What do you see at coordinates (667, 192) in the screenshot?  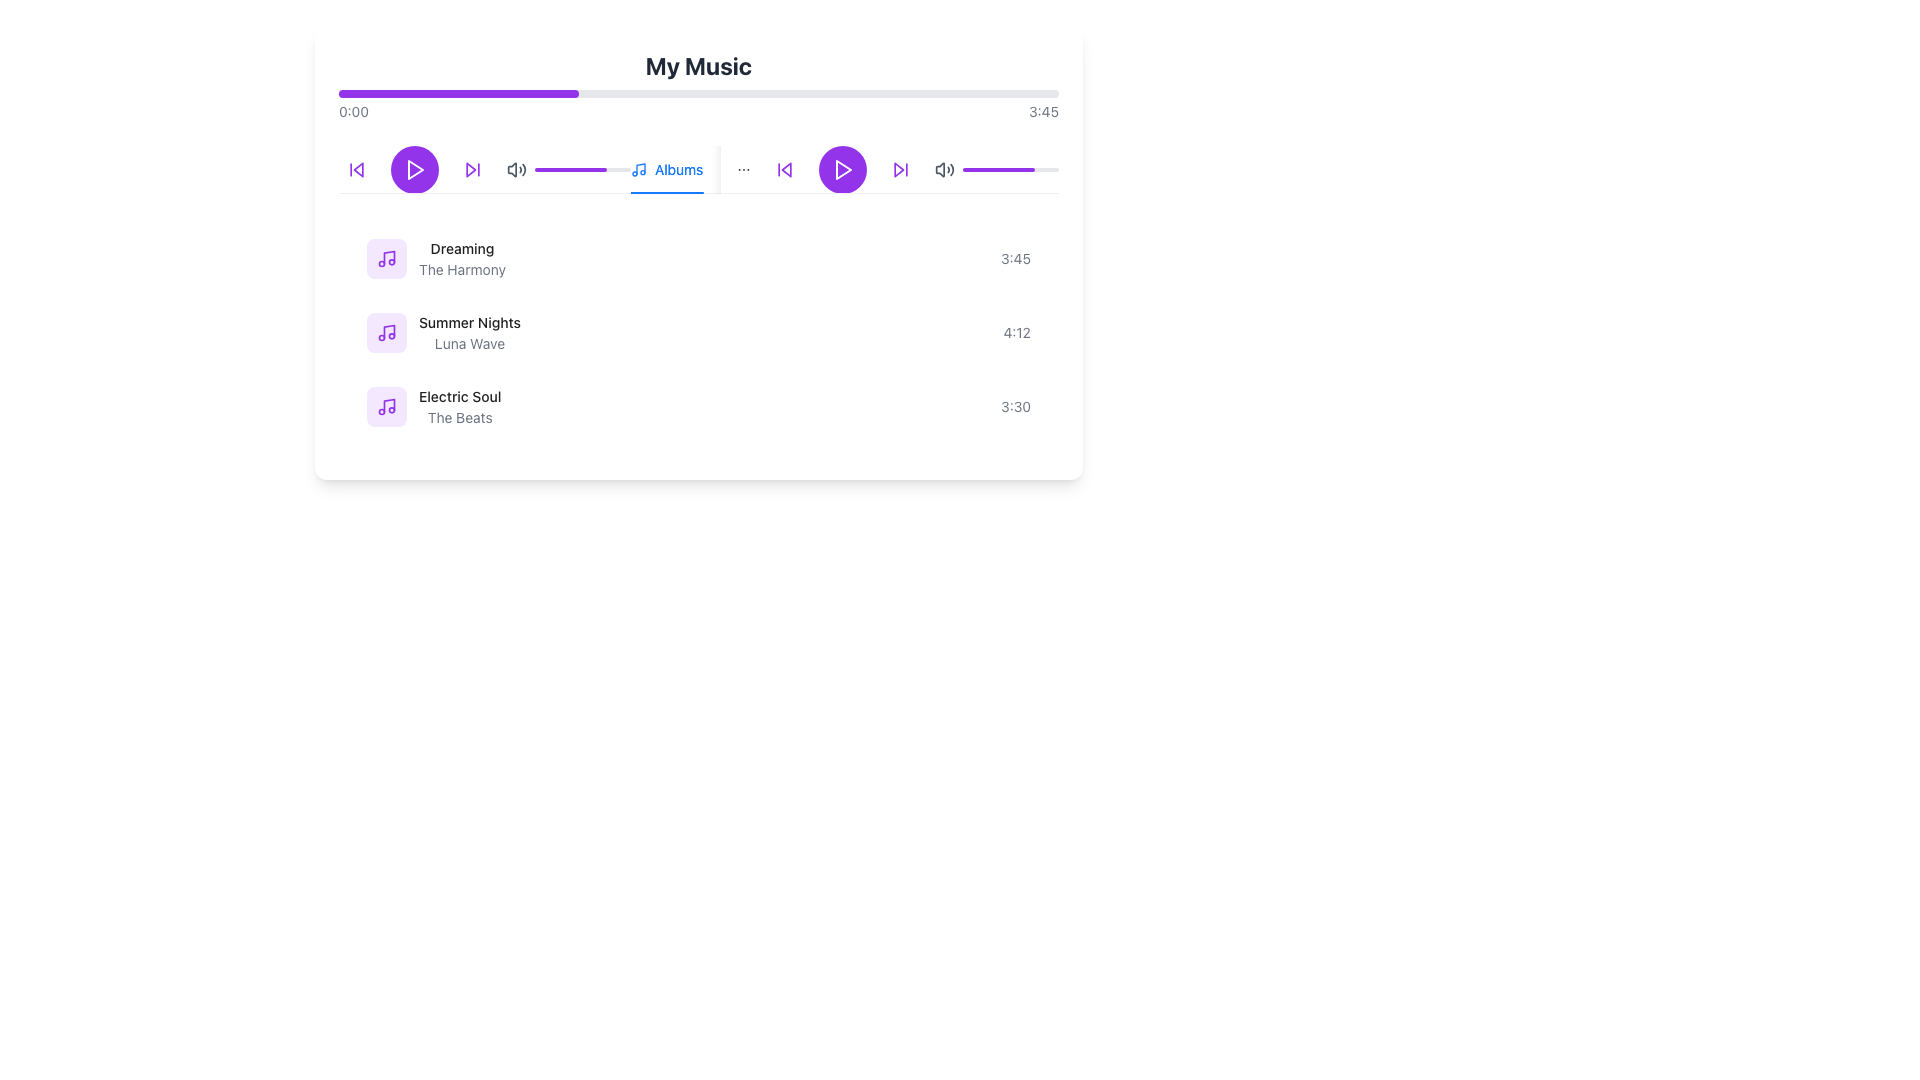 I see `the Highlight/Indicator Bar located below the 'Albums' tab in the navigation system above the music tracks list` at bounding box center [667, 192].